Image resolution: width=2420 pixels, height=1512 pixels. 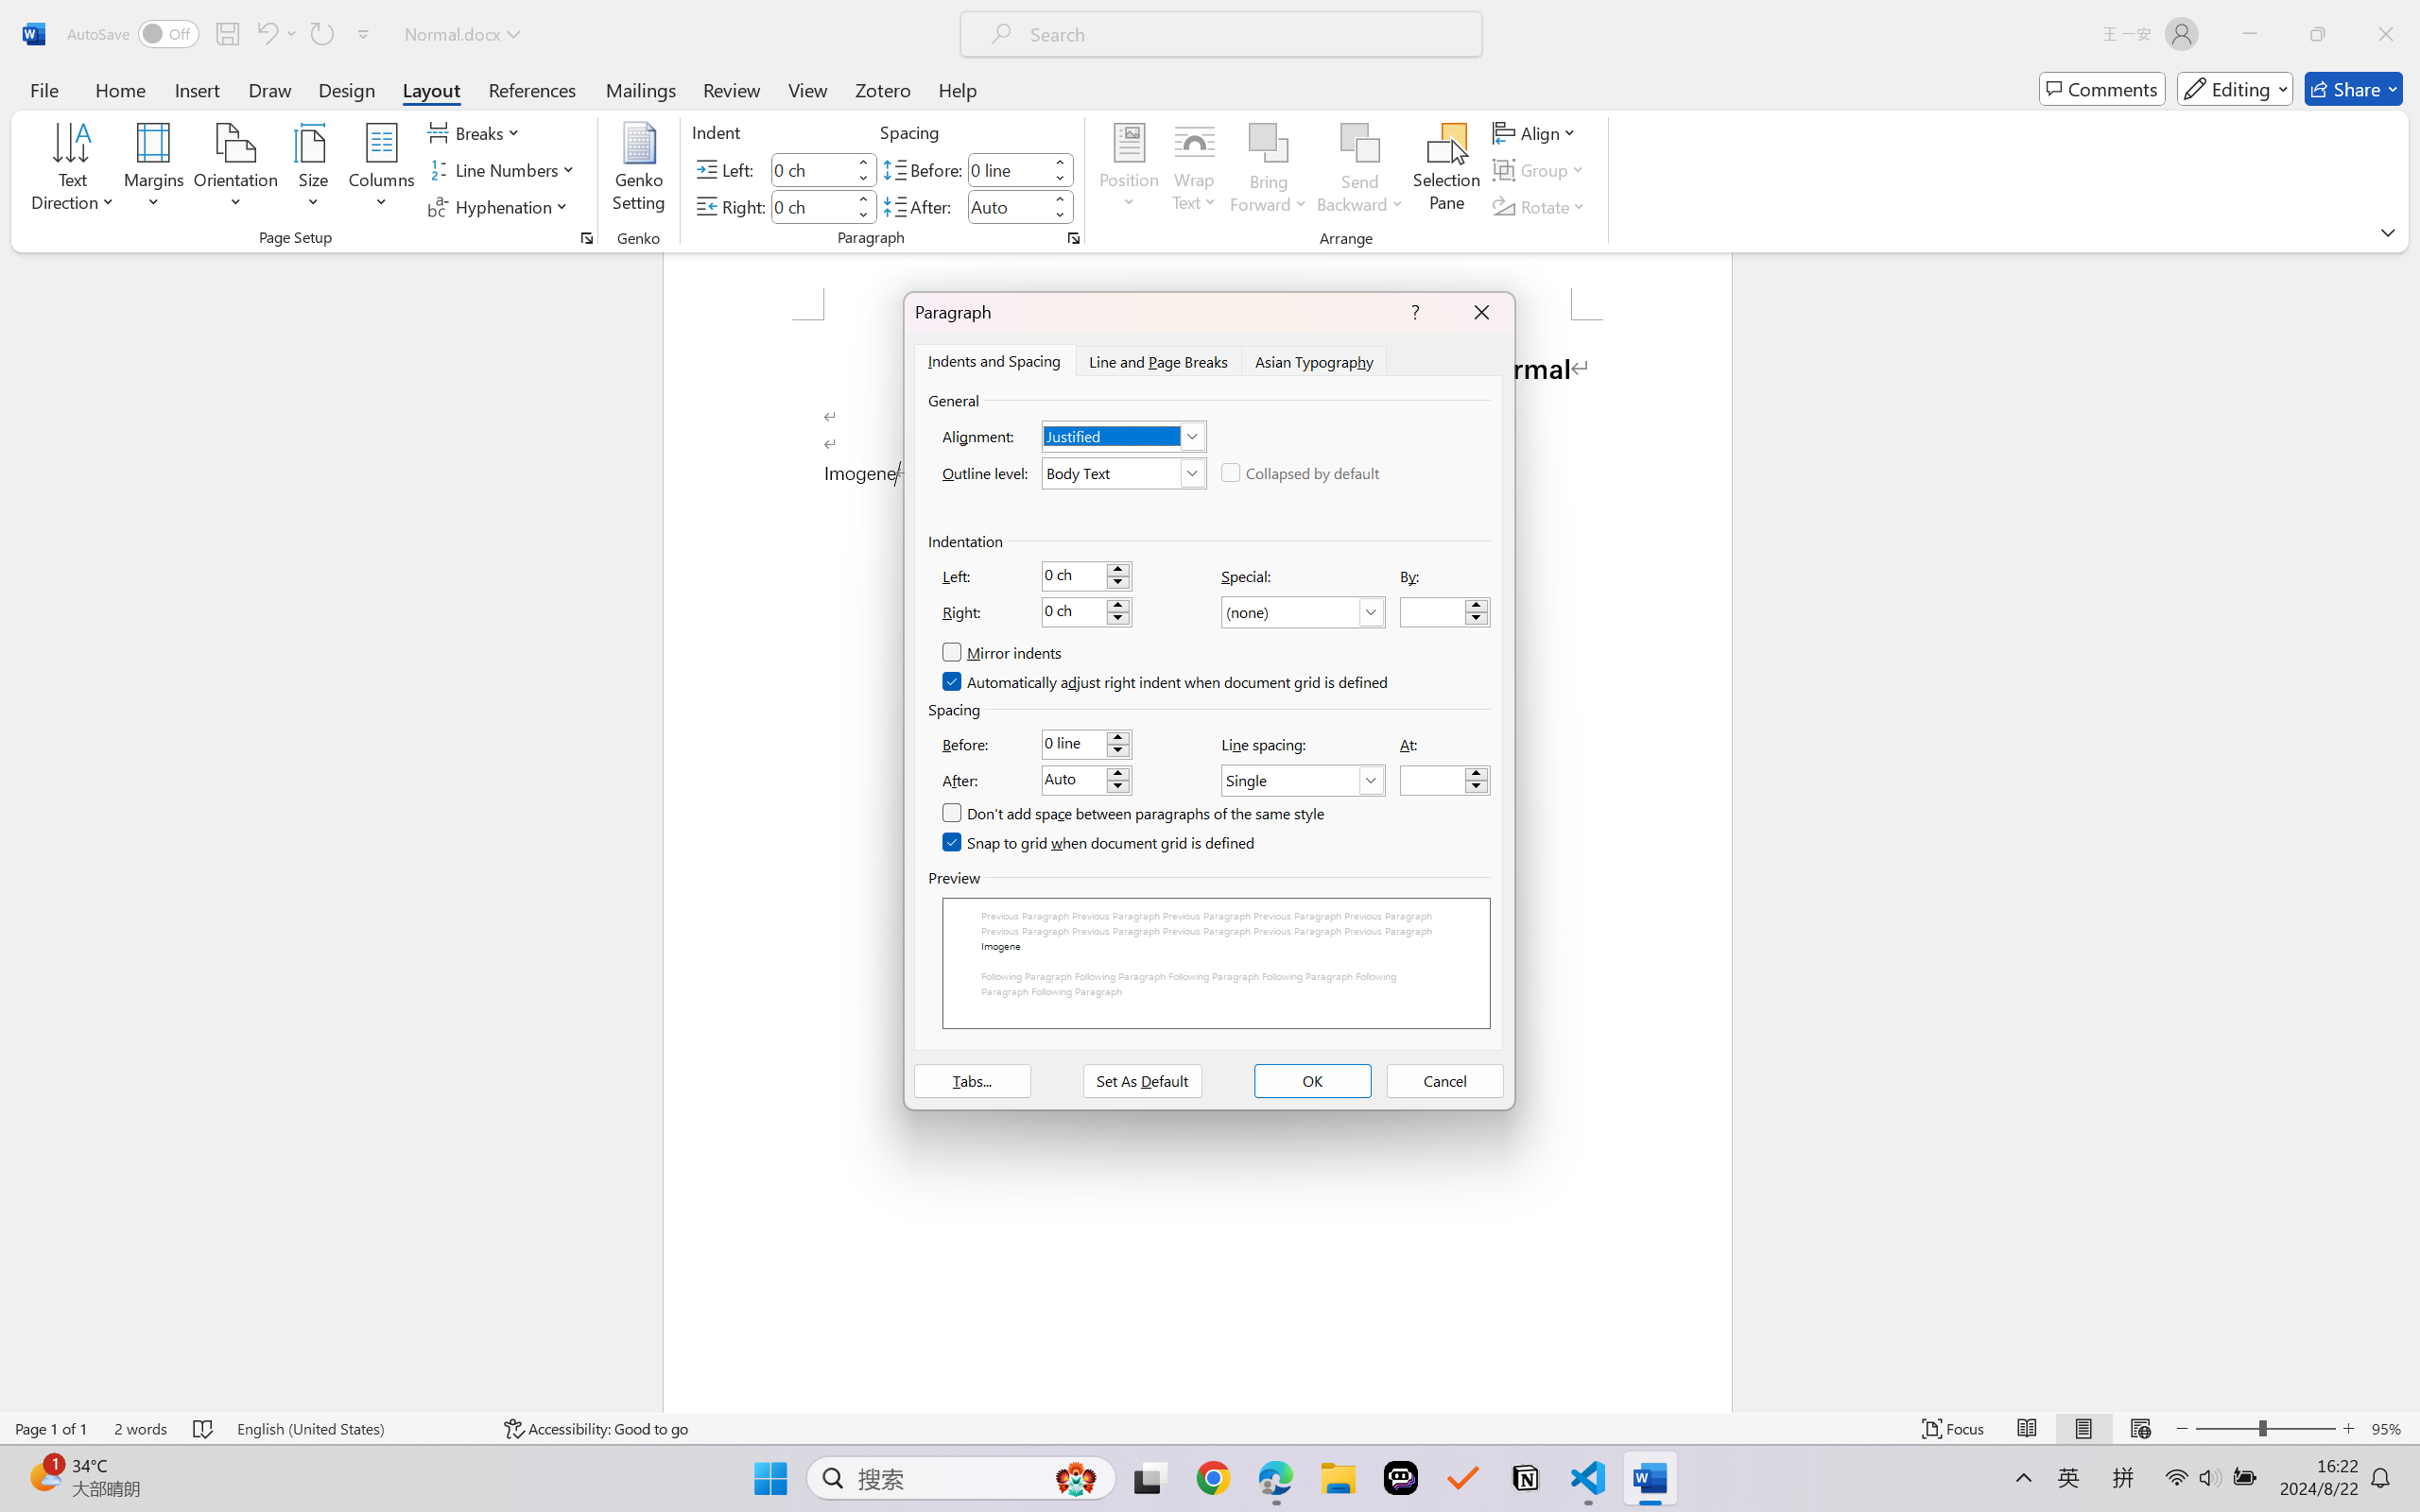 I want to click on 'Group', so click(x=1540, y=170).